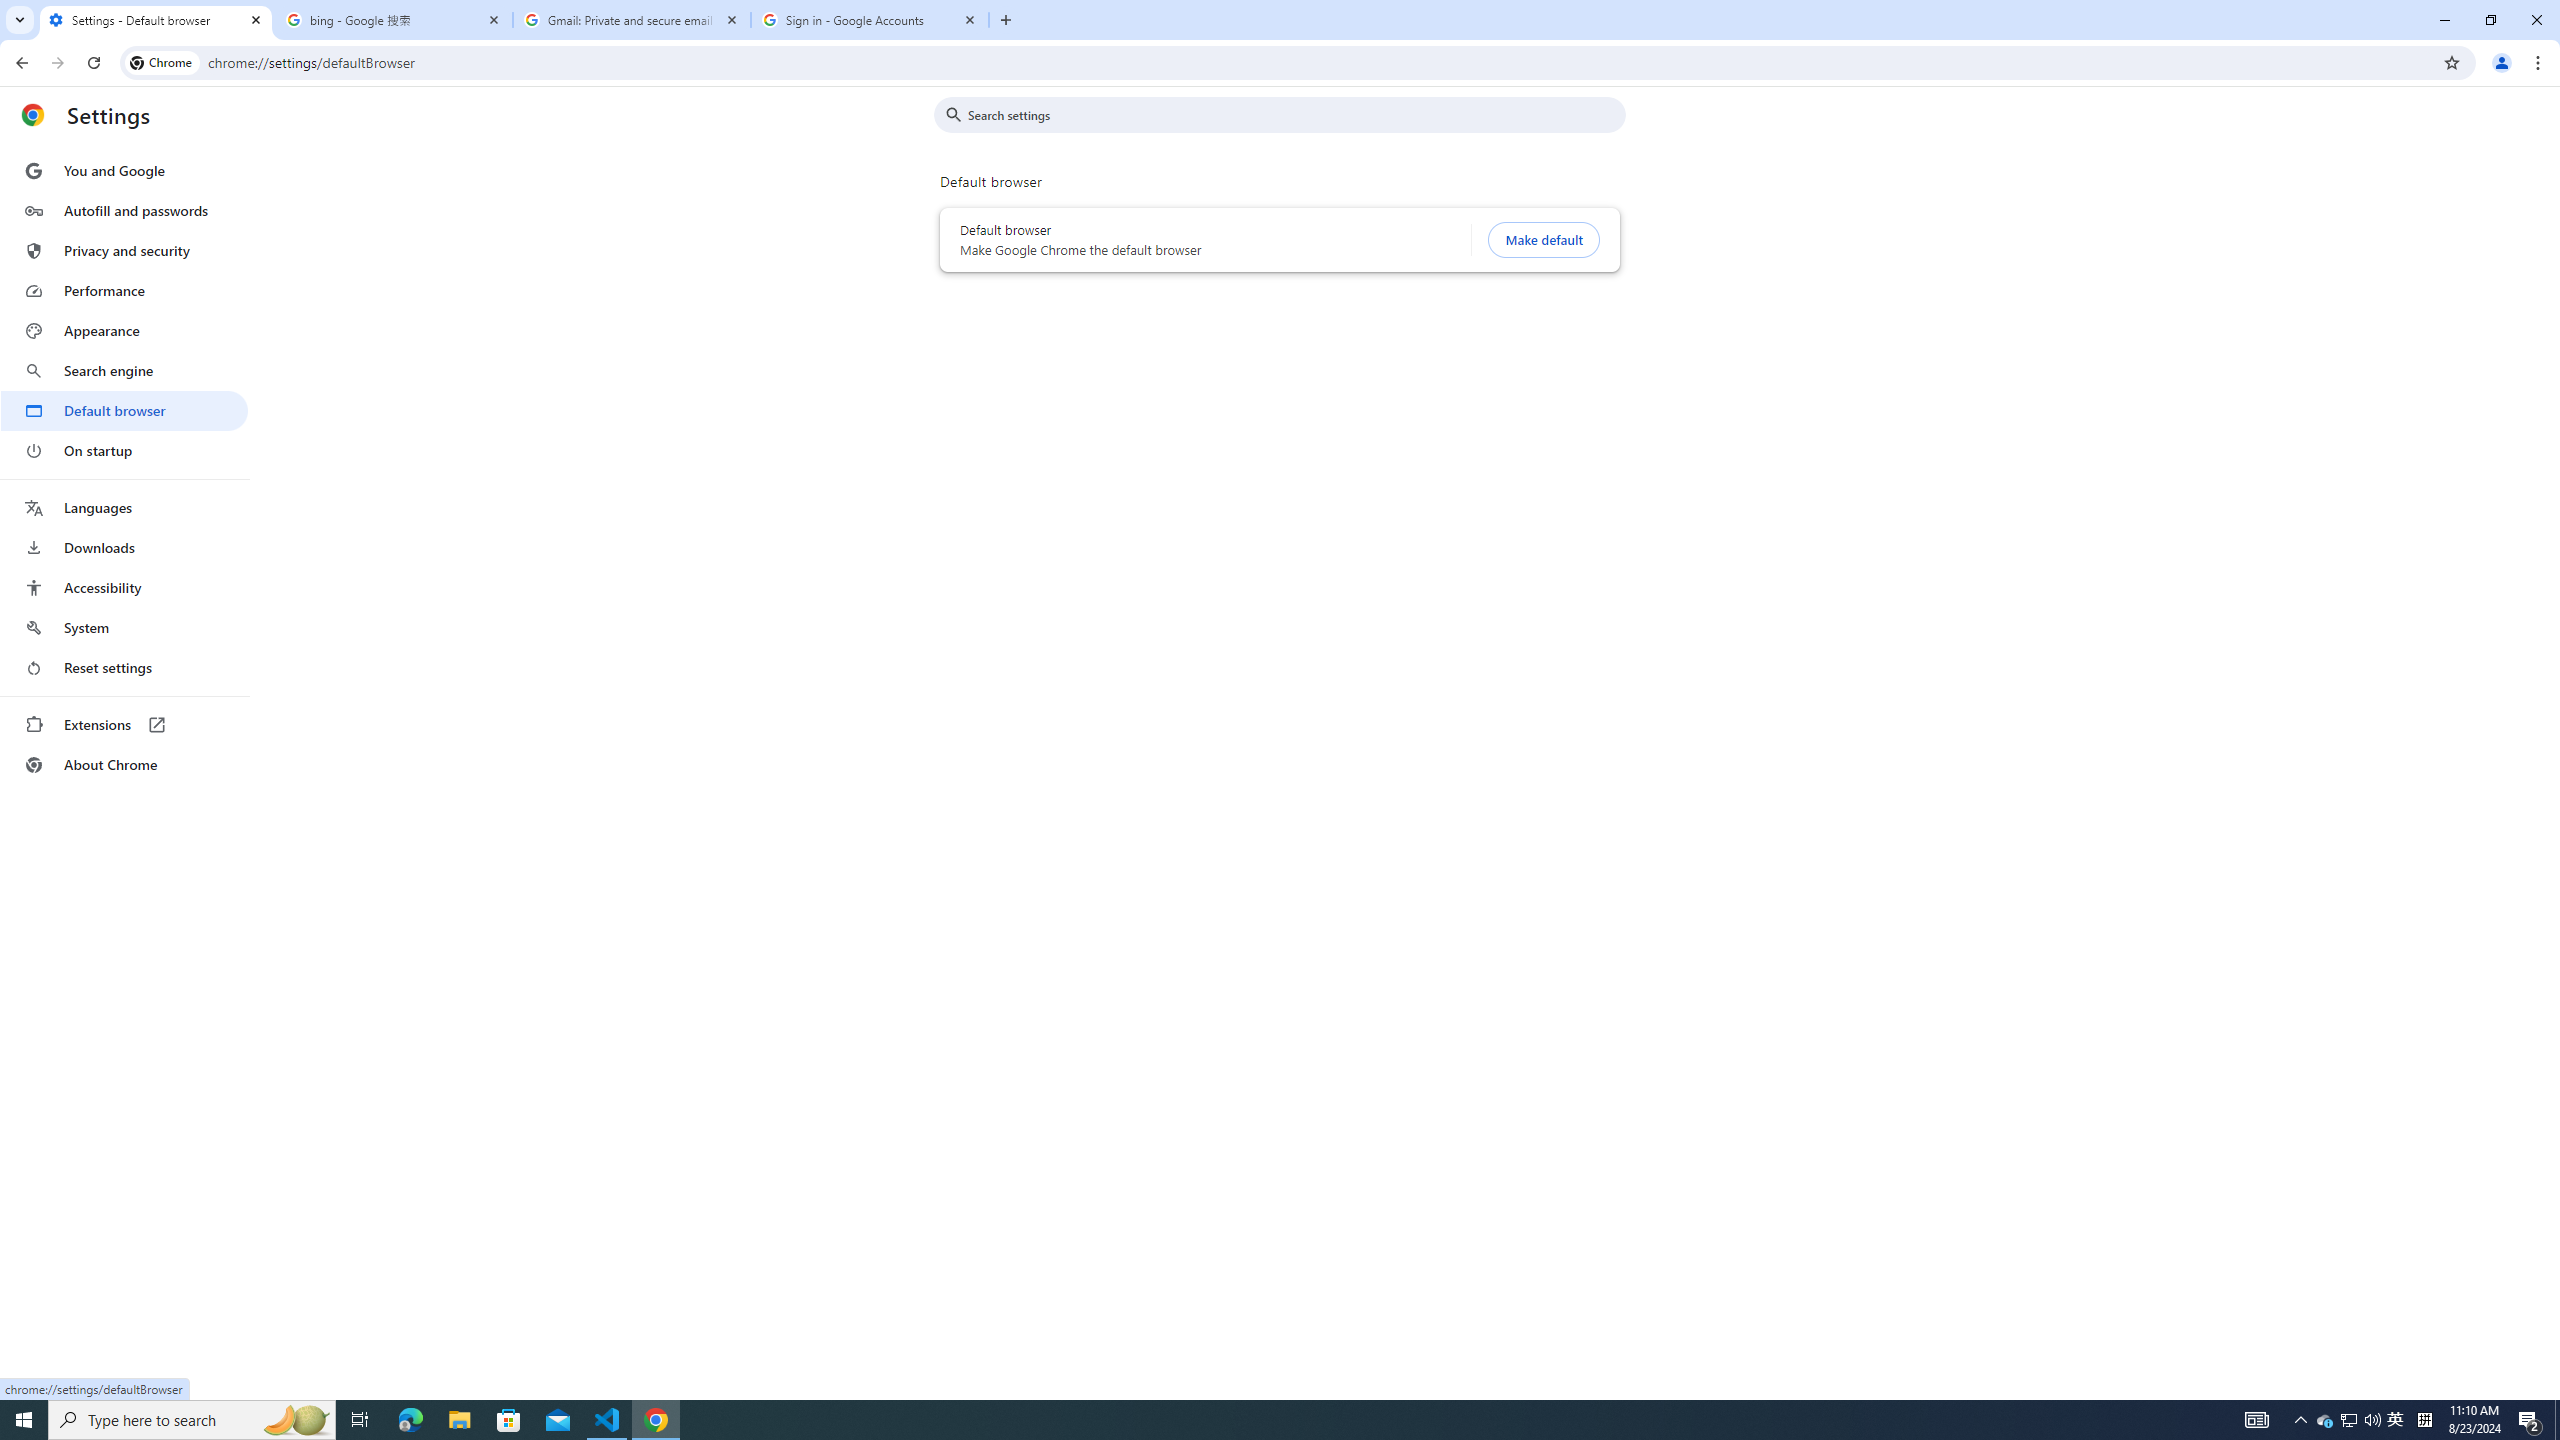  What do you see at coordinates (123, 210) in the screenshot?
I see `'Autofill and passwords'` at bounding box center [123, 210].